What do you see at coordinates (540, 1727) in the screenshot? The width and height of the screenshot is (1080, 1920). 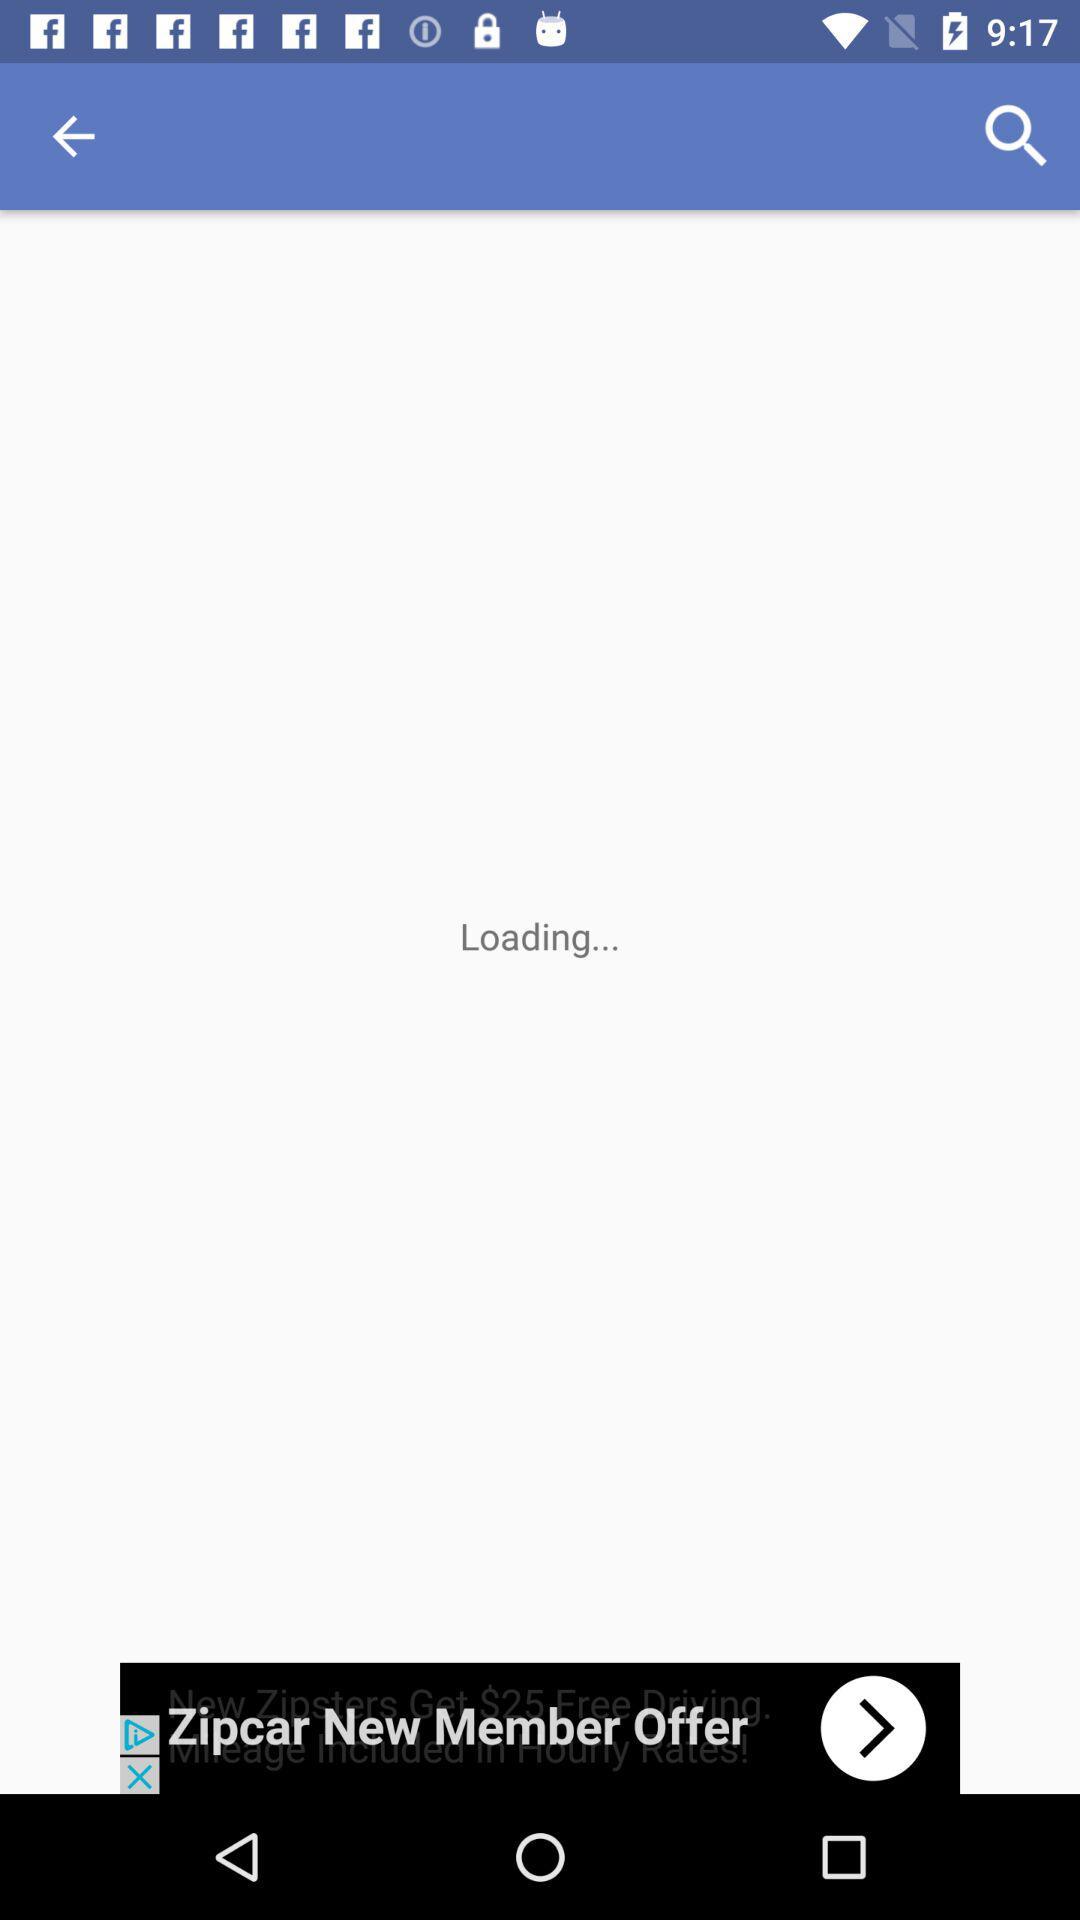 I see `advertisement` at bounding box center [540, 1727].